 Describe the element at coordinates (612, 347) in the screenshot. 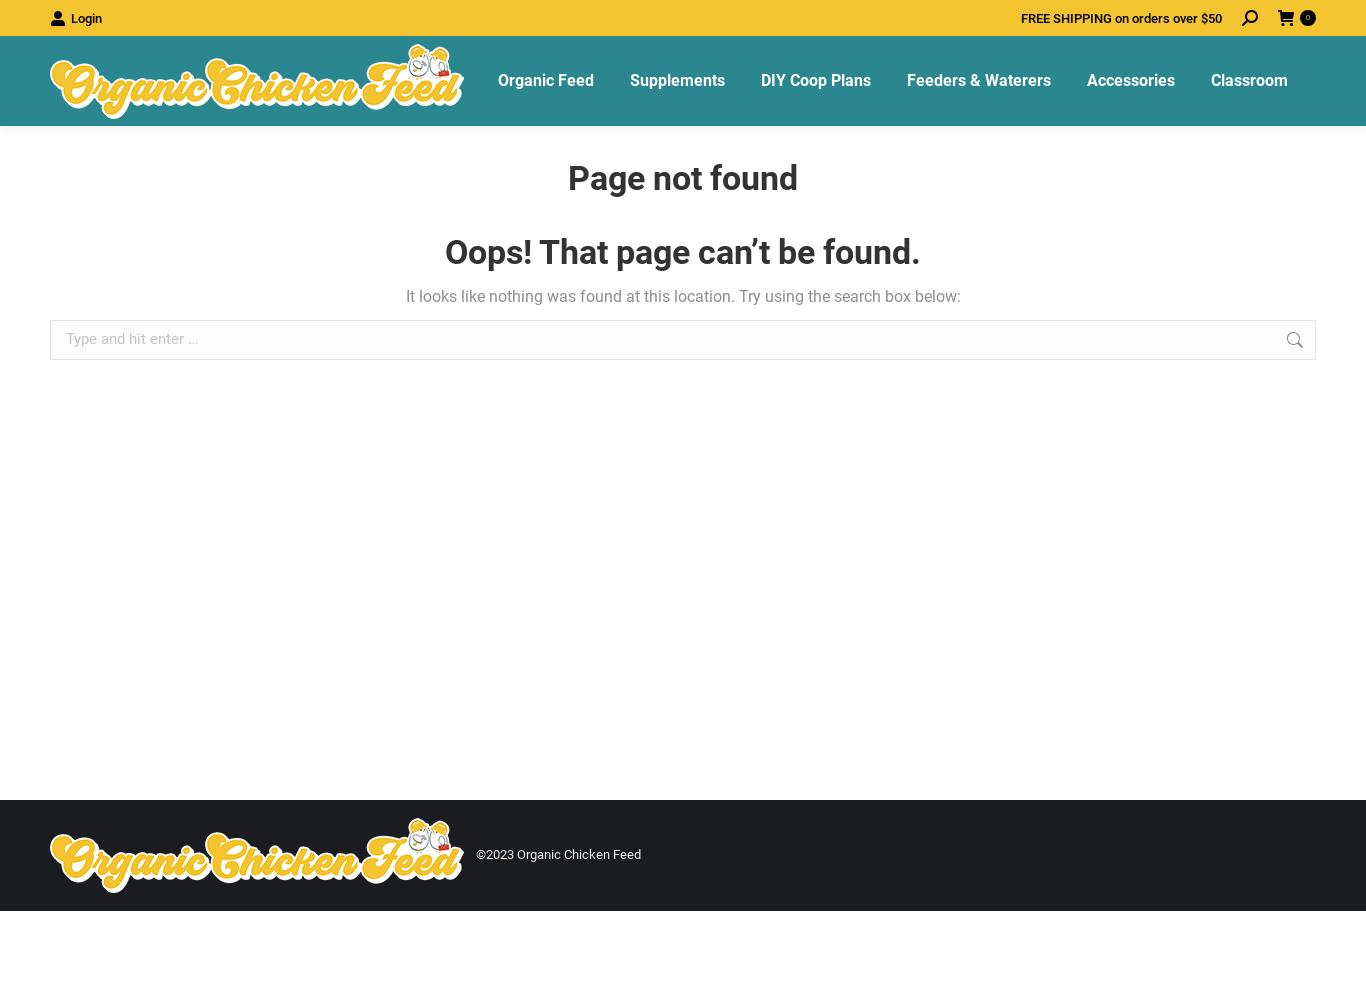

I see `'Organic Turkey, Duck & Other Feed'` at that location.